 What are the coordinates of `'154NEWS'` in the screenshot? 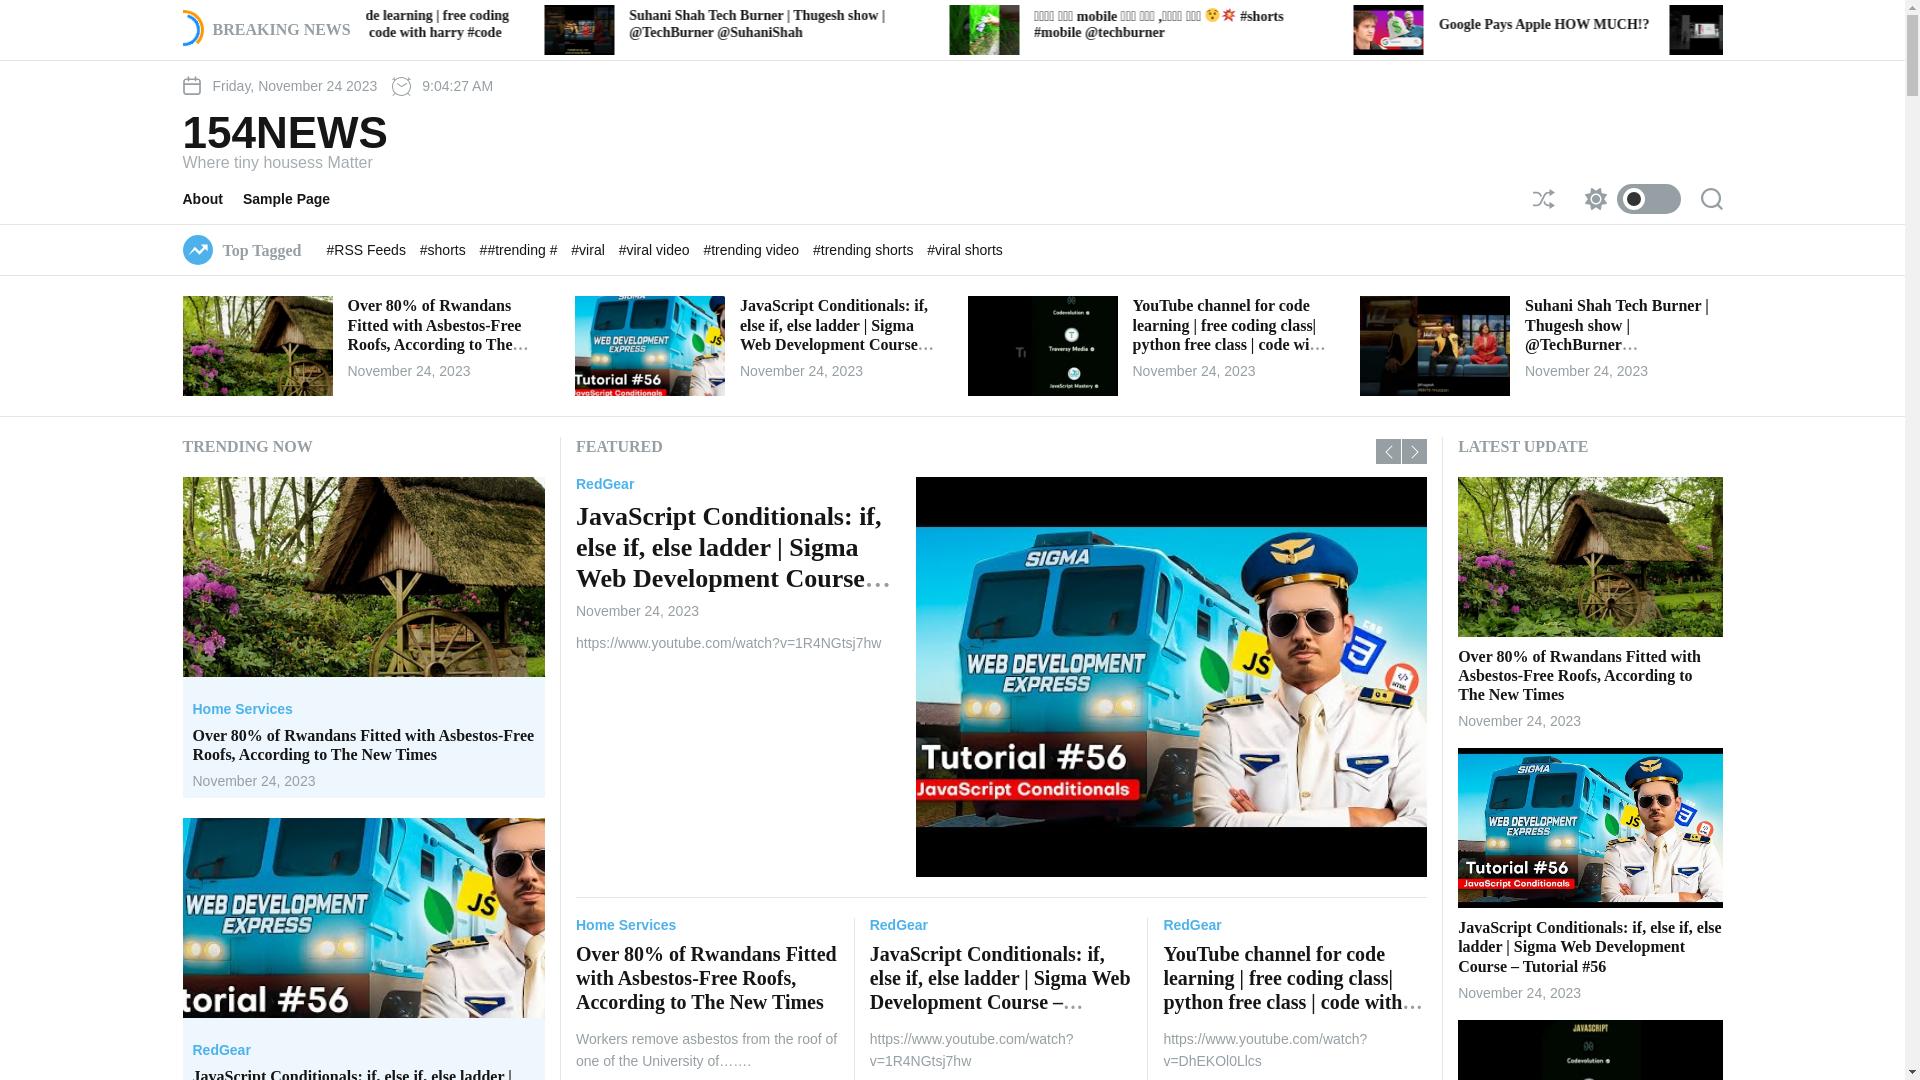 It's located at (182, 132).